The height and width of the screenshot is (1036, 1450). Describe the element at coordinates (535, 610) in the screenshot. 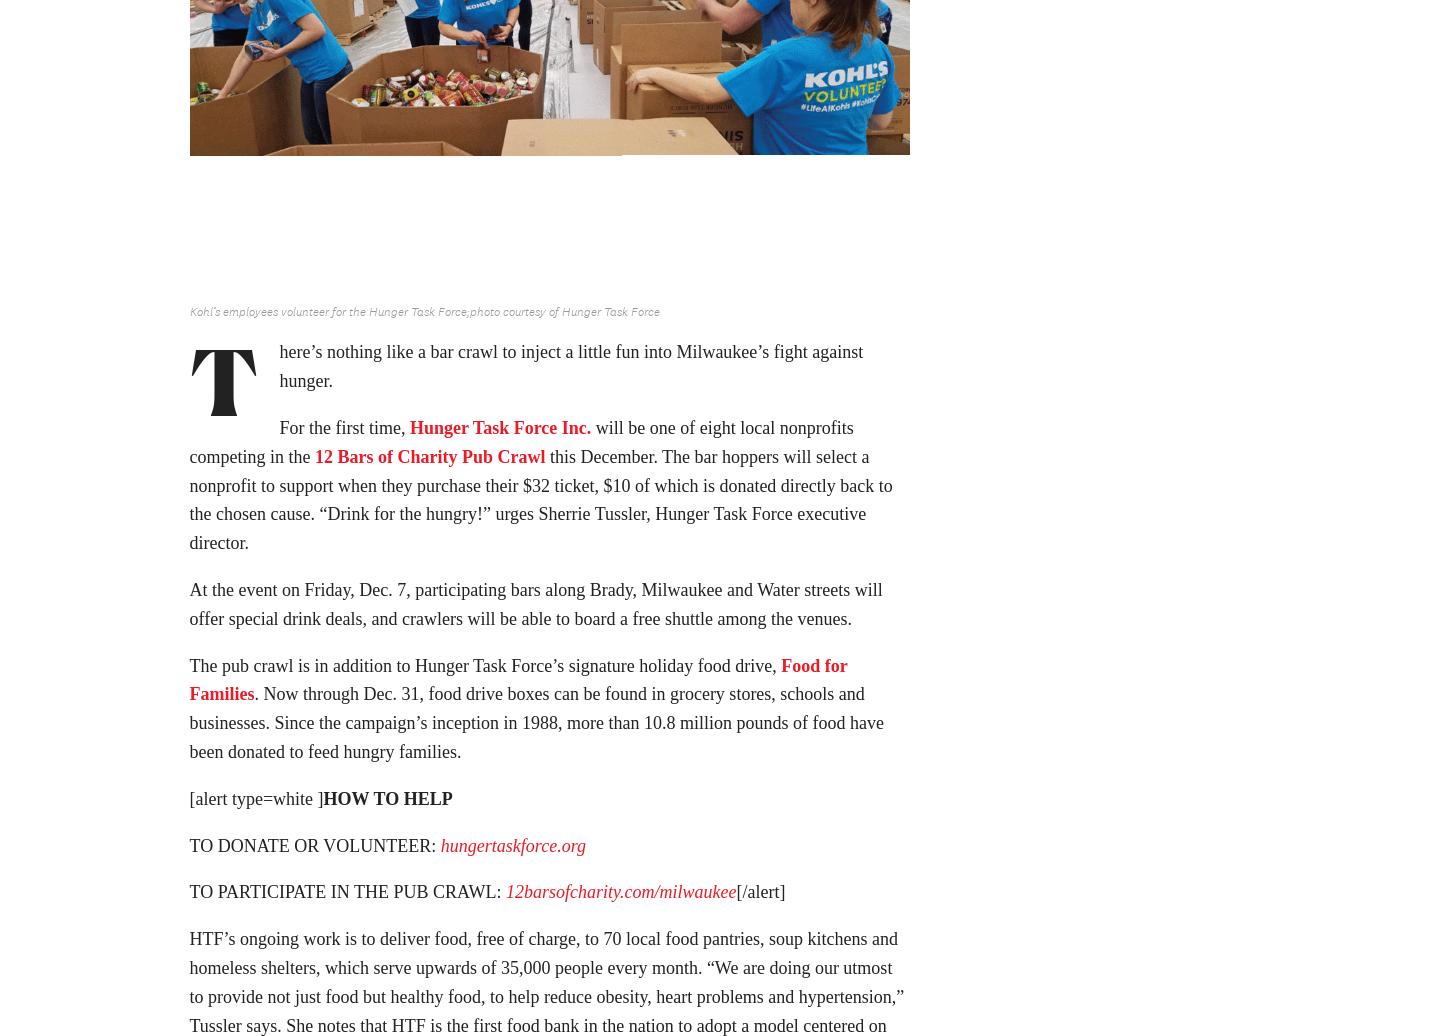

I see `'At the event on Friday, Dec. 7, participating bars along Brady, Milwaukee and Water streets will offer special drink deals, and crawlers will be able to board a free shuttle among the venues.'` at that location.